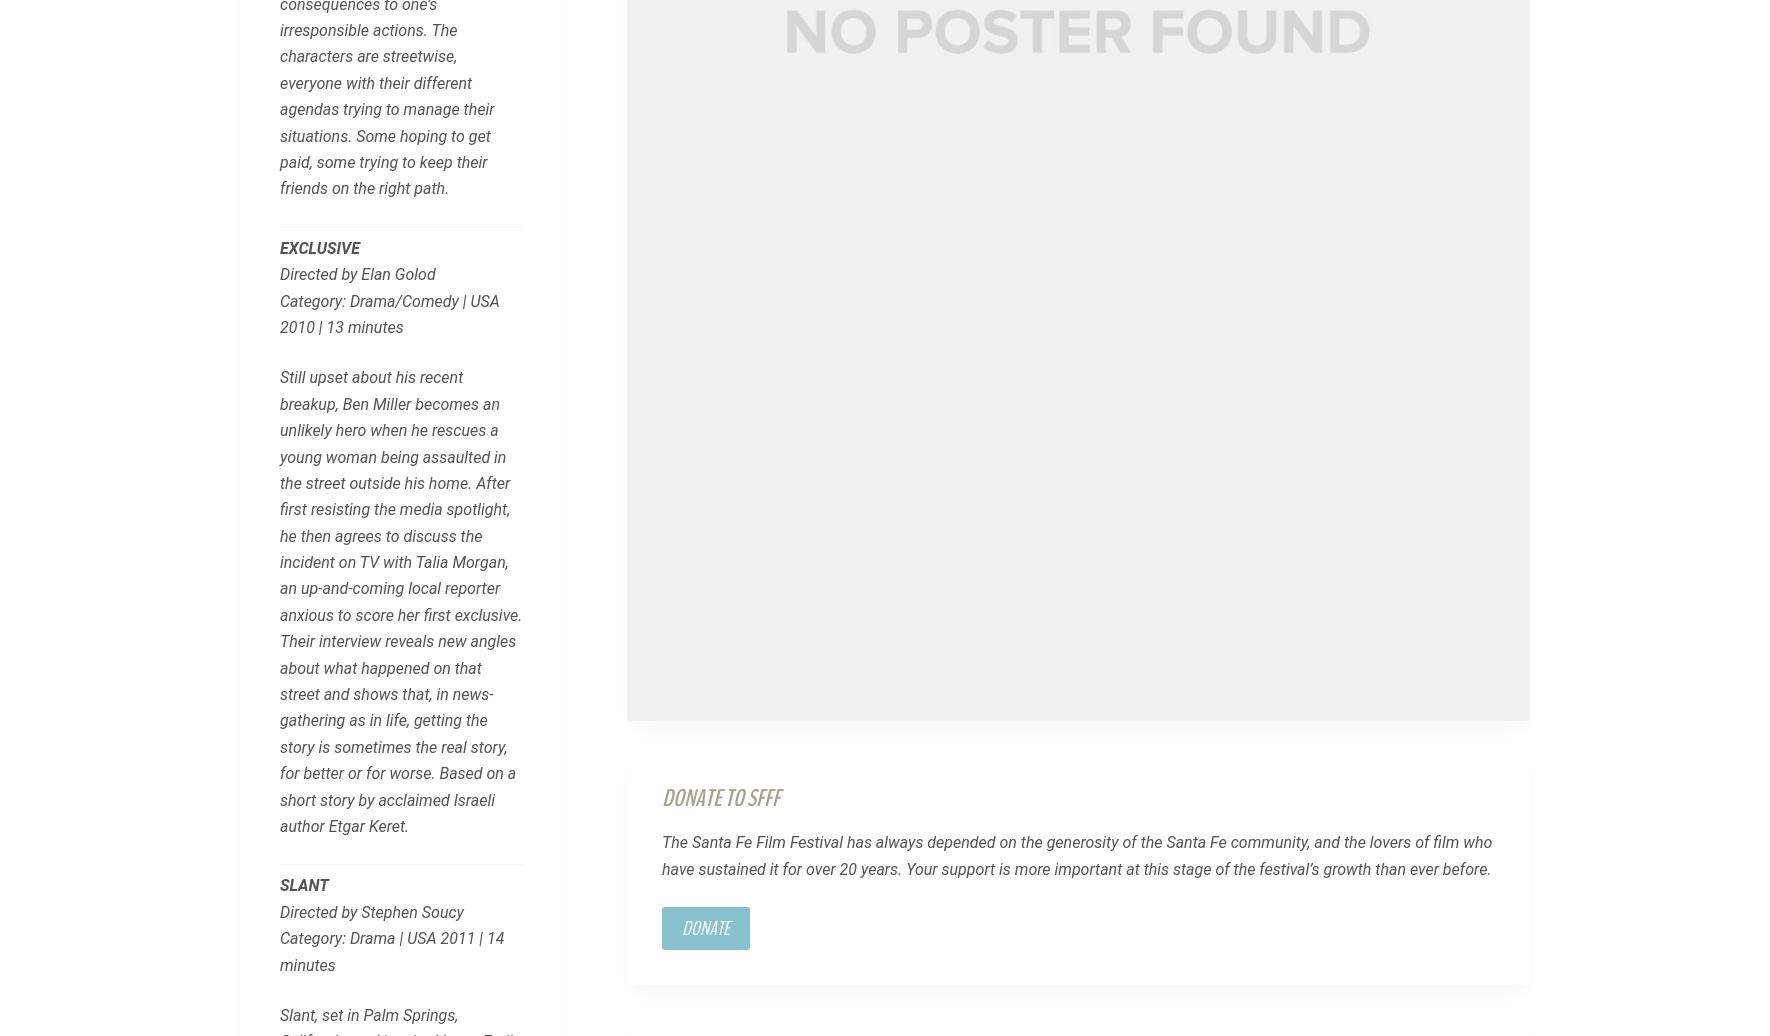 The width and height of the screenshot is (1770, 1036). Describe the element at coordinates (941, 800) in the screenshot. I see `'Media Kit'` at that location.